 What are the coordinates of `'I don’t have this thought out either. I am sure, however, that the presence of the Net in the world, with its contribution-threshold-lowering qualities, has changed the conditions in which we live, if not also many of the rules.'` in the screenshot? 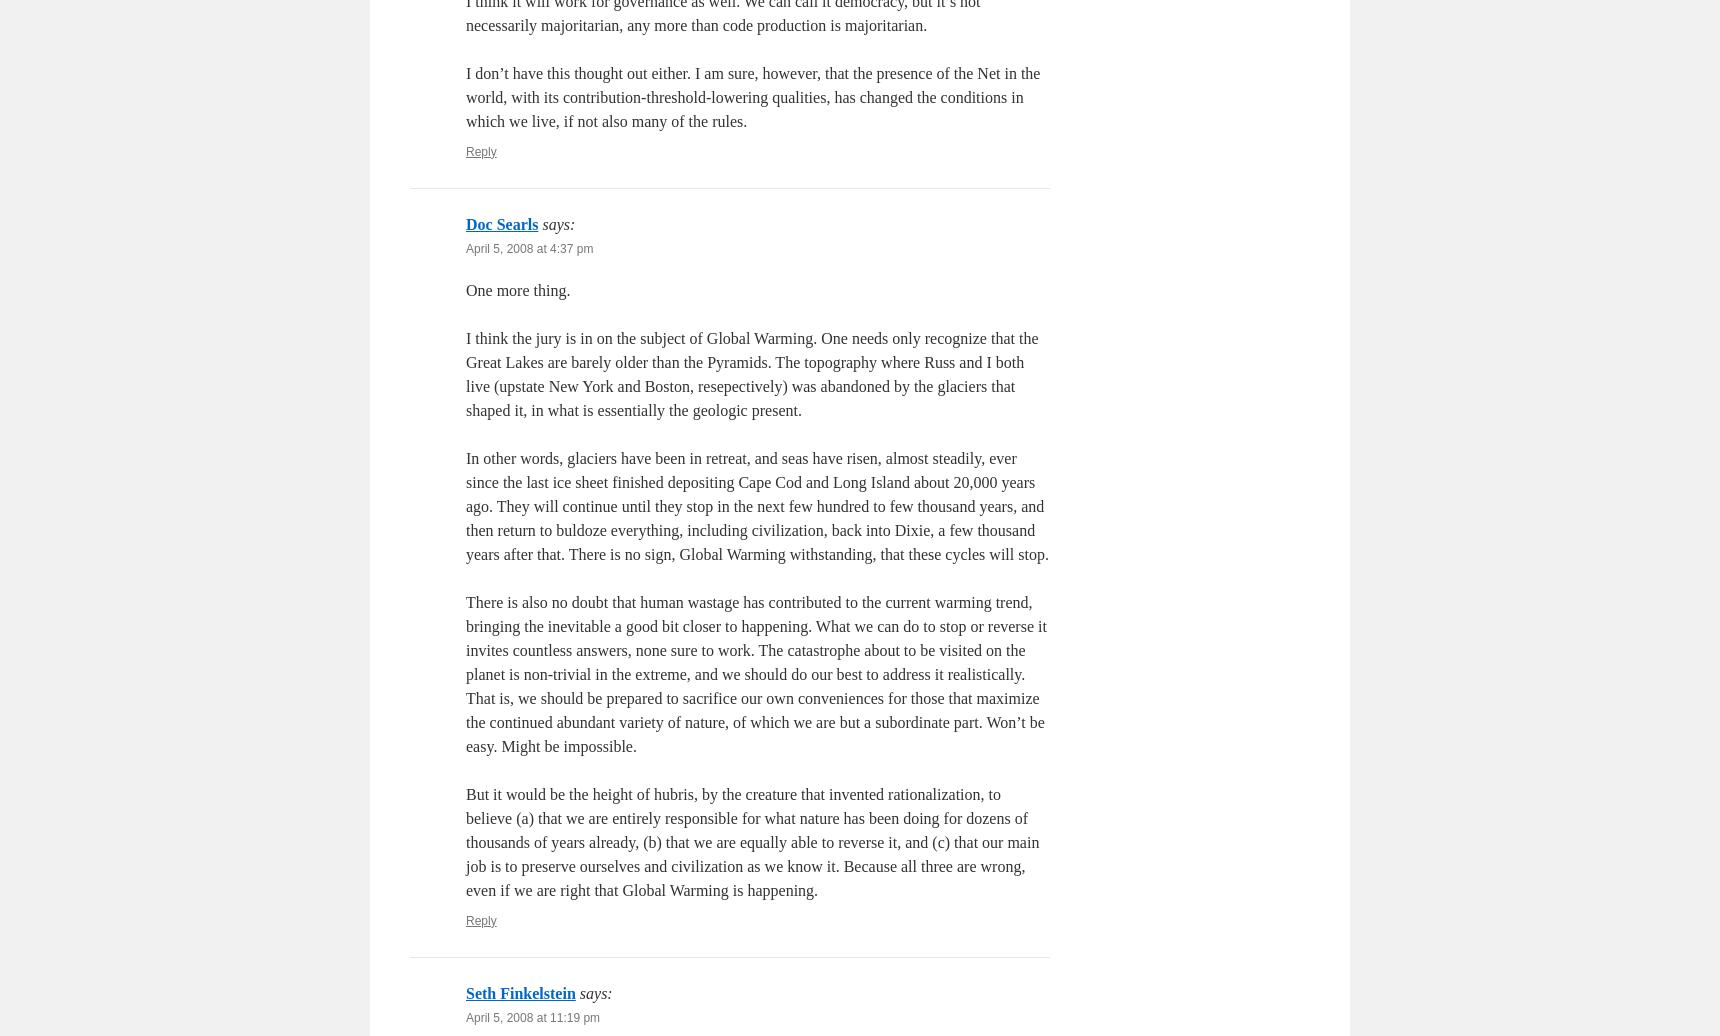 It's located at (752, 96).